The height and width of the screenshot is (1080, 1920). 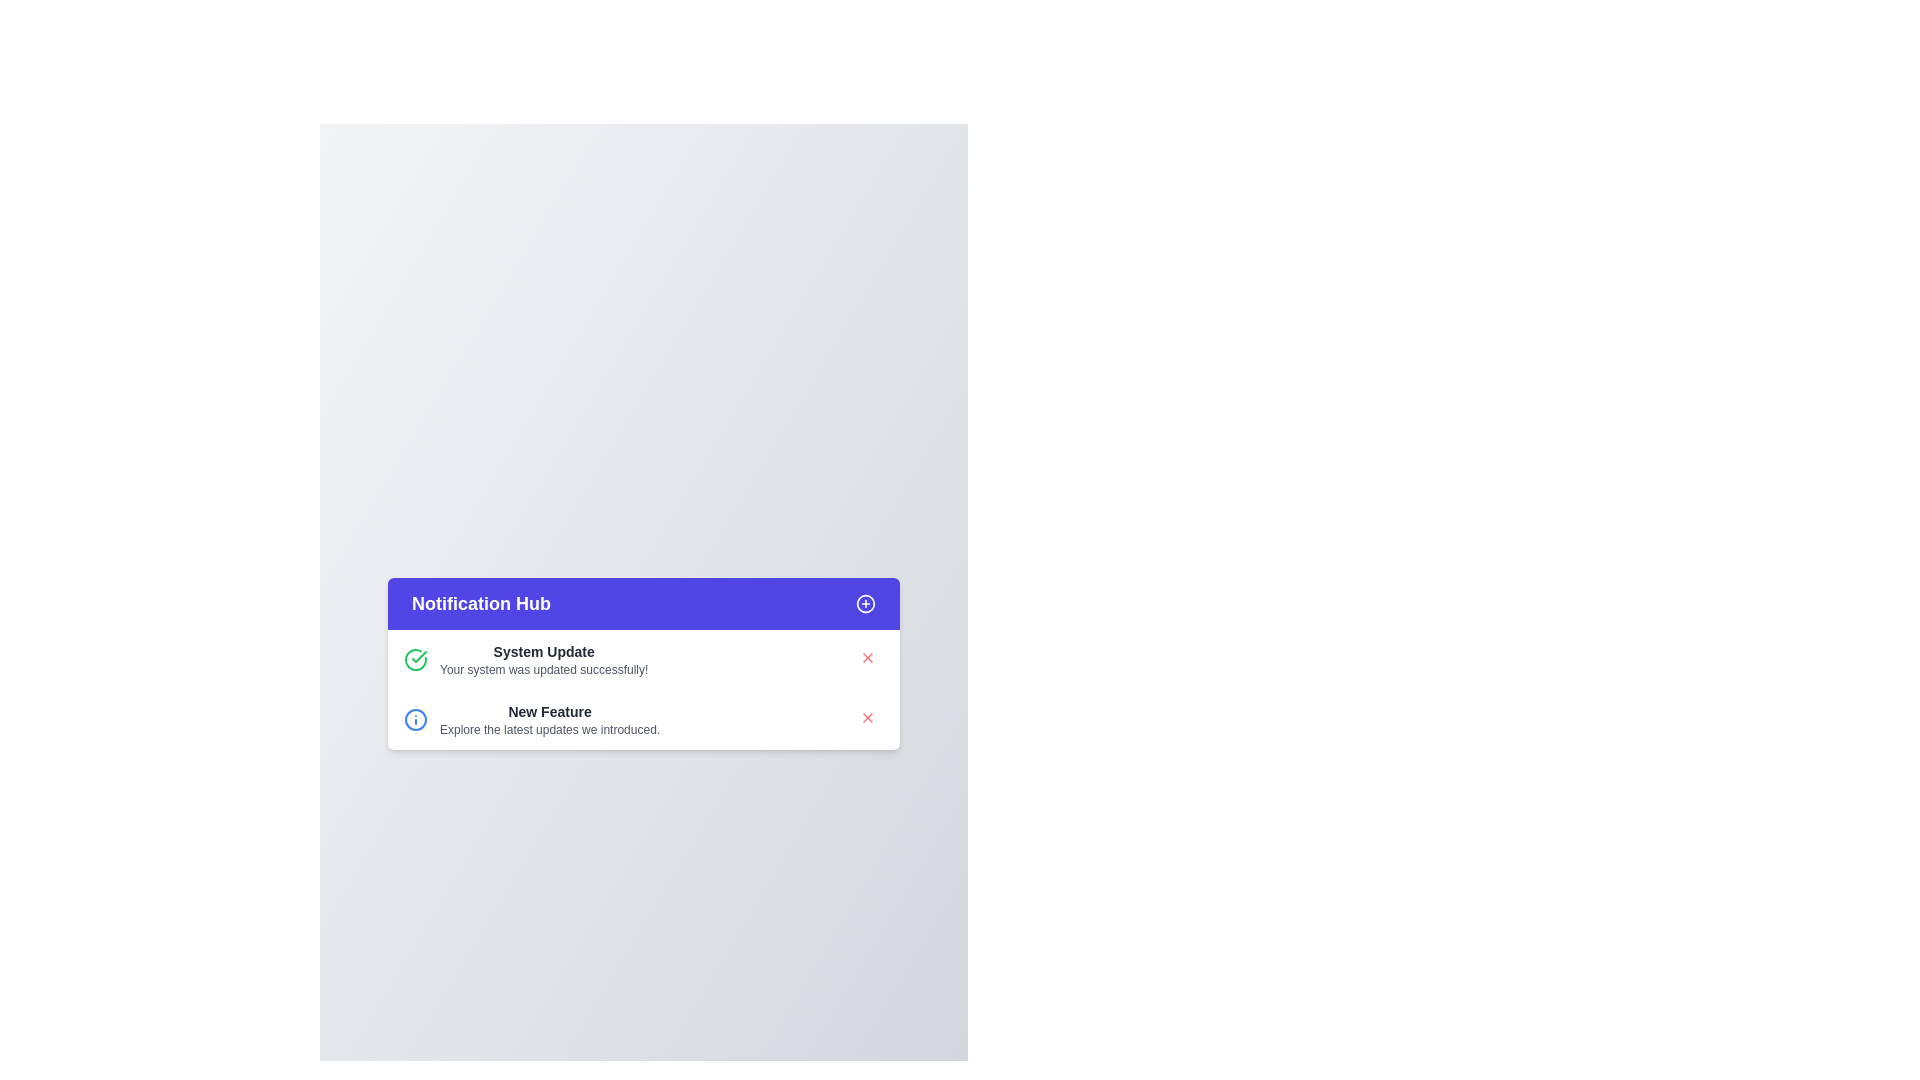 What do you see at coordinates (418, 656) in the screenshot?
I see `green checkmark icon within the circular badge located at the top-left corner of the first notification item in the 'Notification Hub' section` at bounding box center [418, 656].